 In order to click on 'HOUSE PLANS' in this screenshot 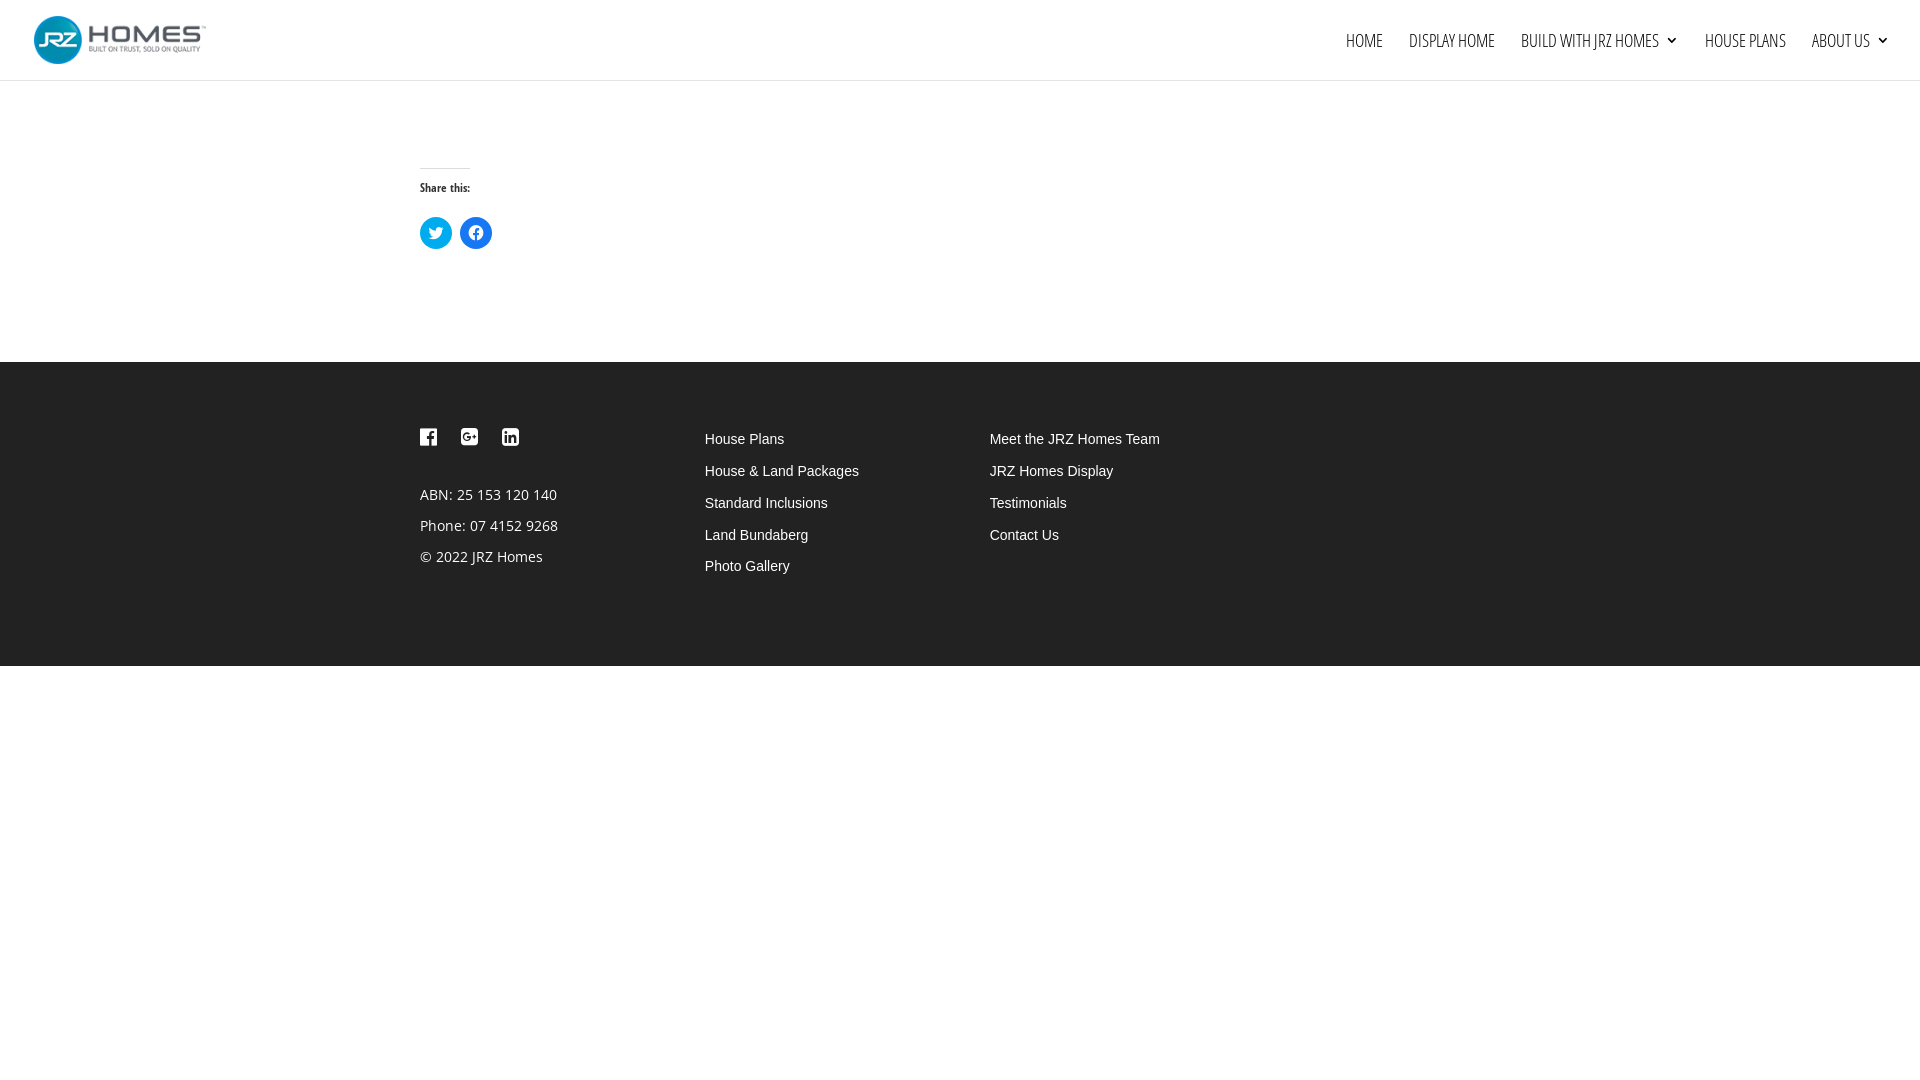, I will do `click(1703, 55)`.